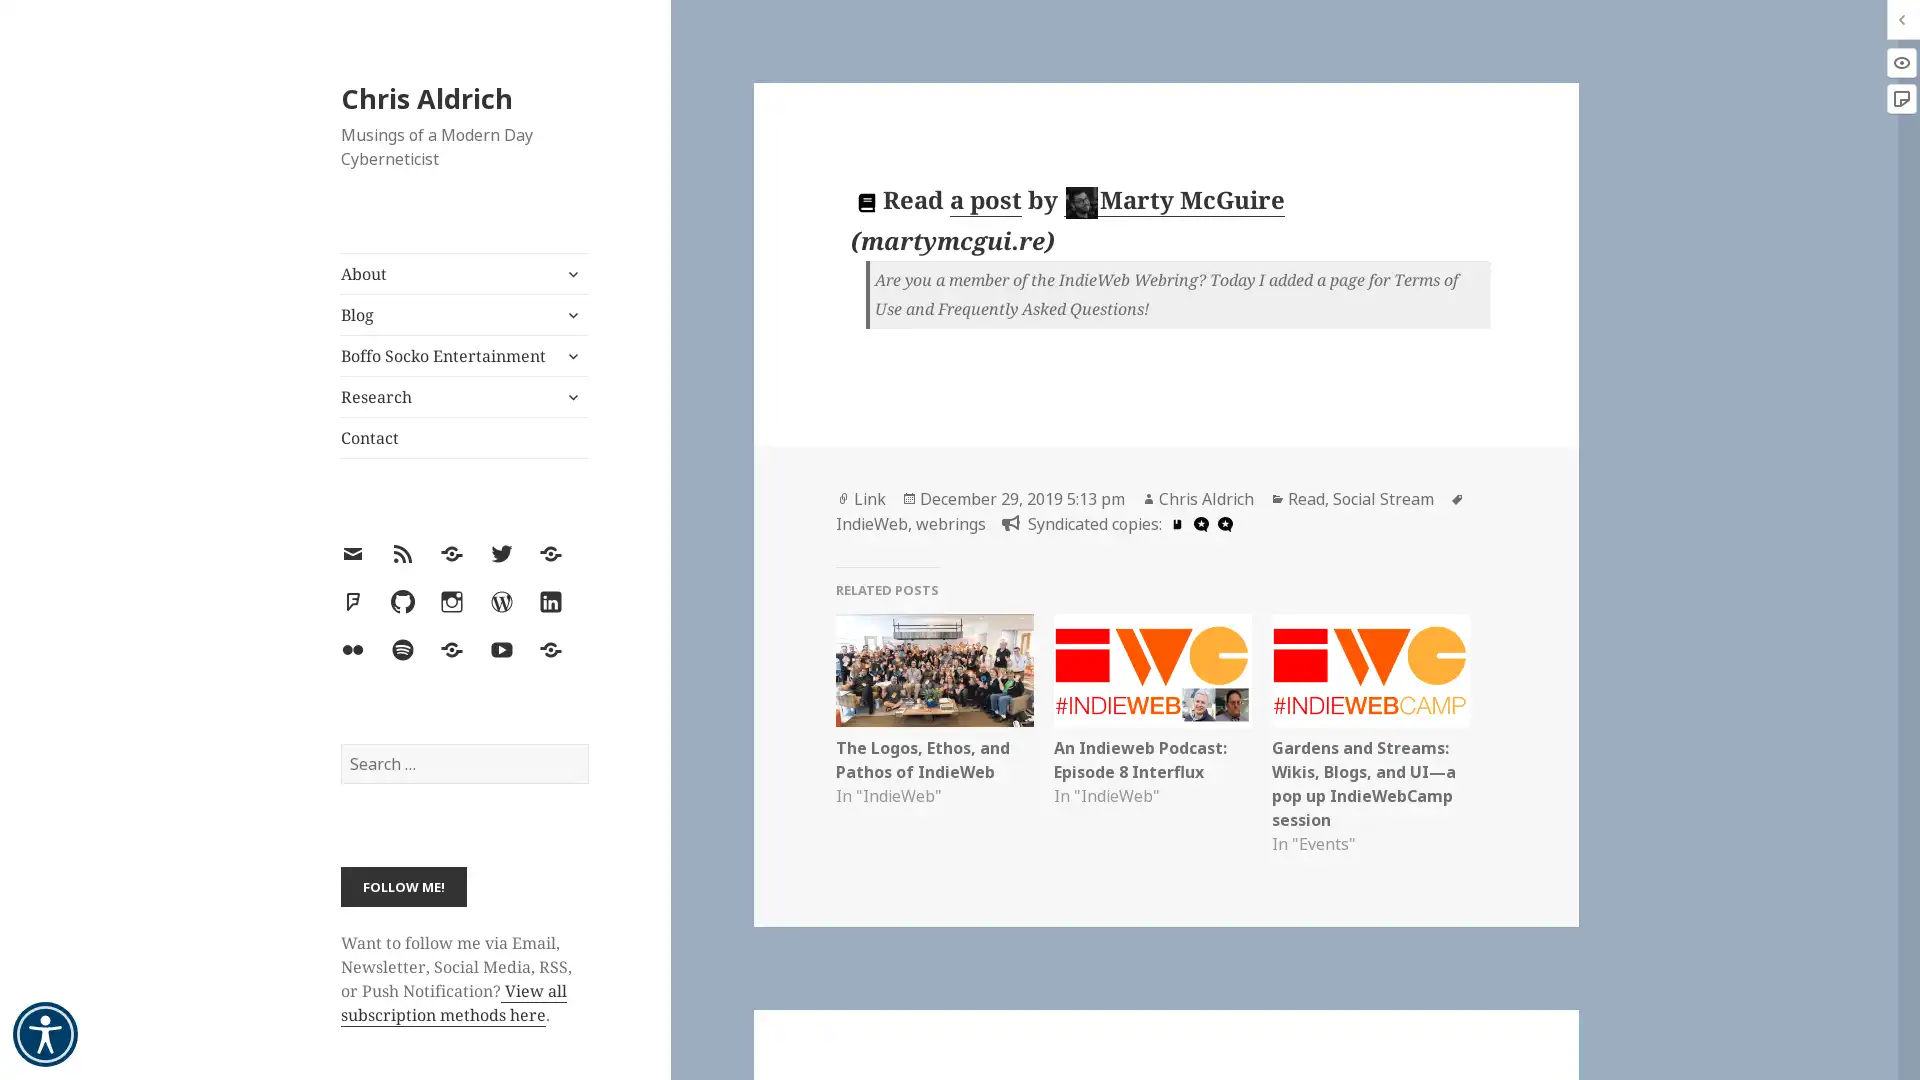 The width and height of the screenshot is (1920, 1080). Describe the element at coordinates (402, 885) in the screenshot. I see `Follow Me!` at that location.